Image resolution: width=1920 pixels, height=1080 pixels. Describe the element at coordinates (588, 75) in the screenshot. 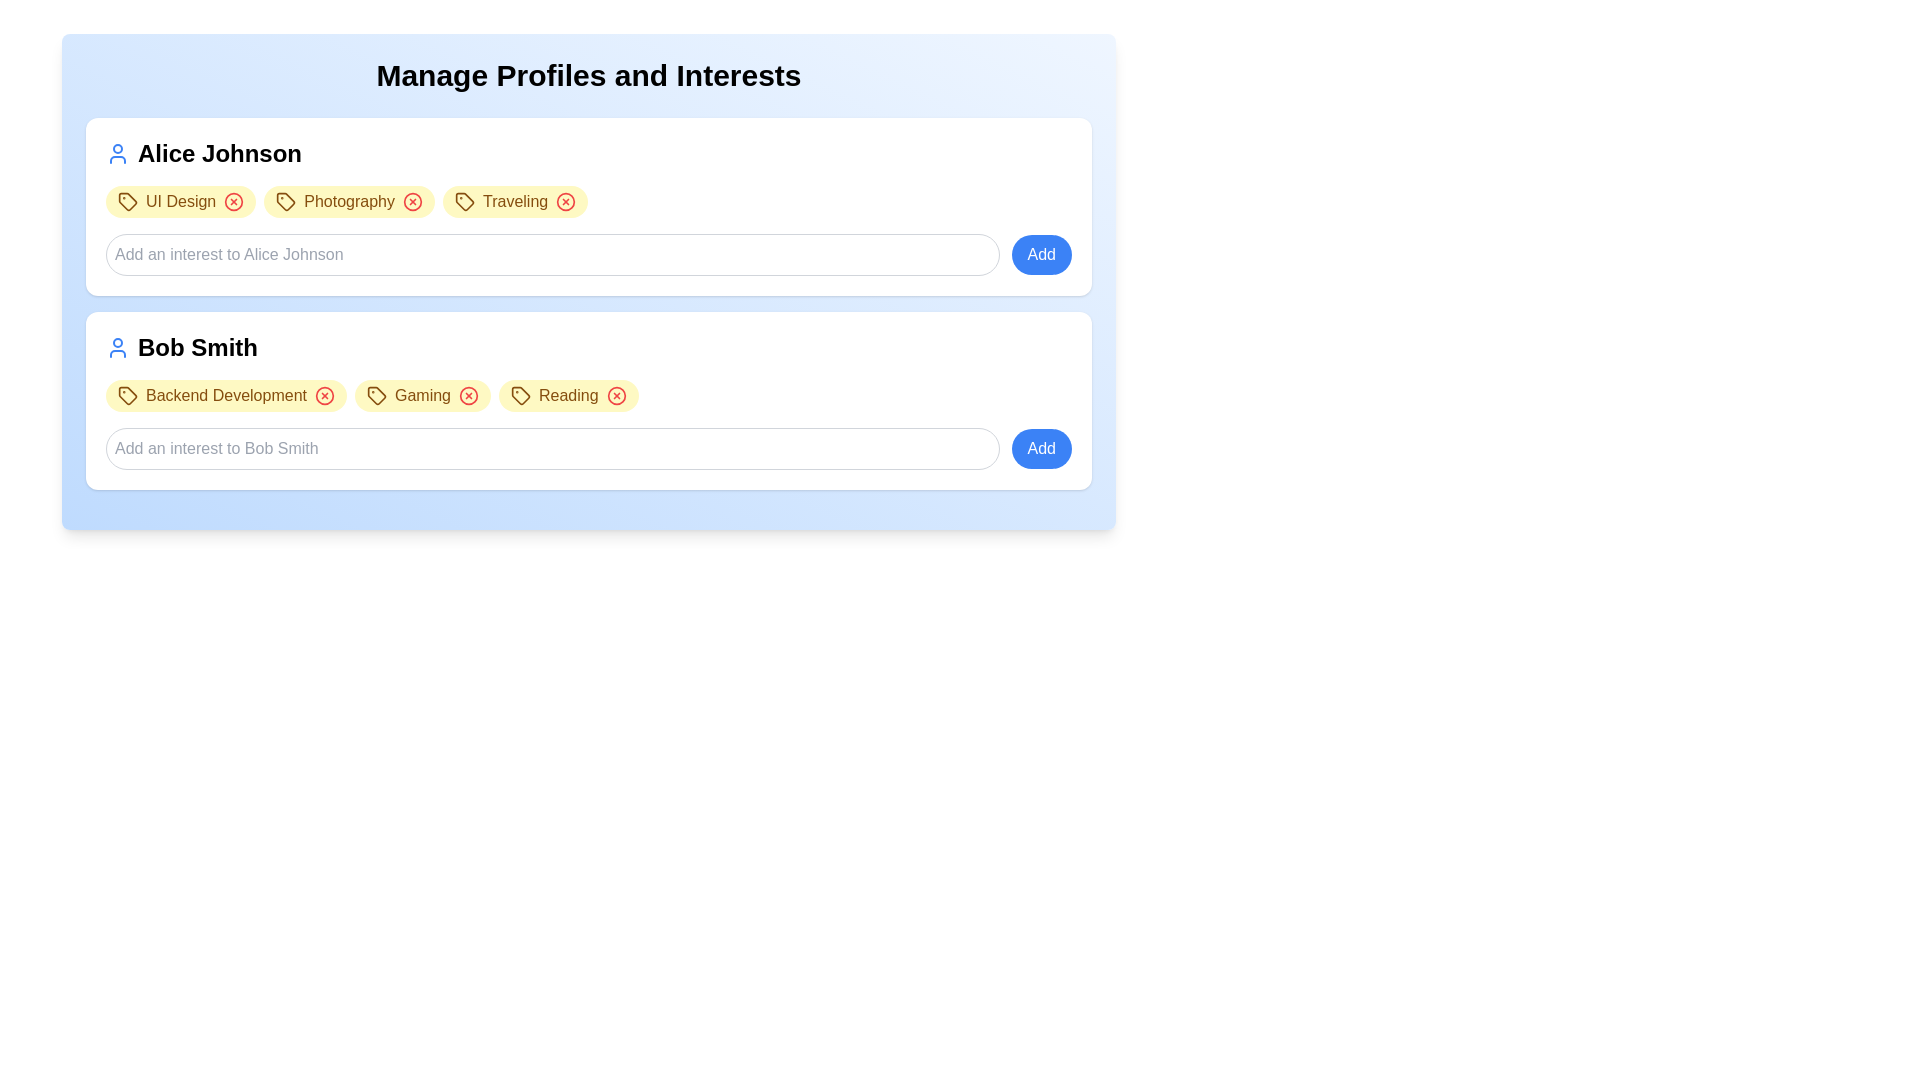

I see `text heading that reads 'Manage Profiles and Interests', which is prominently displayed at the top of the user interface` at that location.